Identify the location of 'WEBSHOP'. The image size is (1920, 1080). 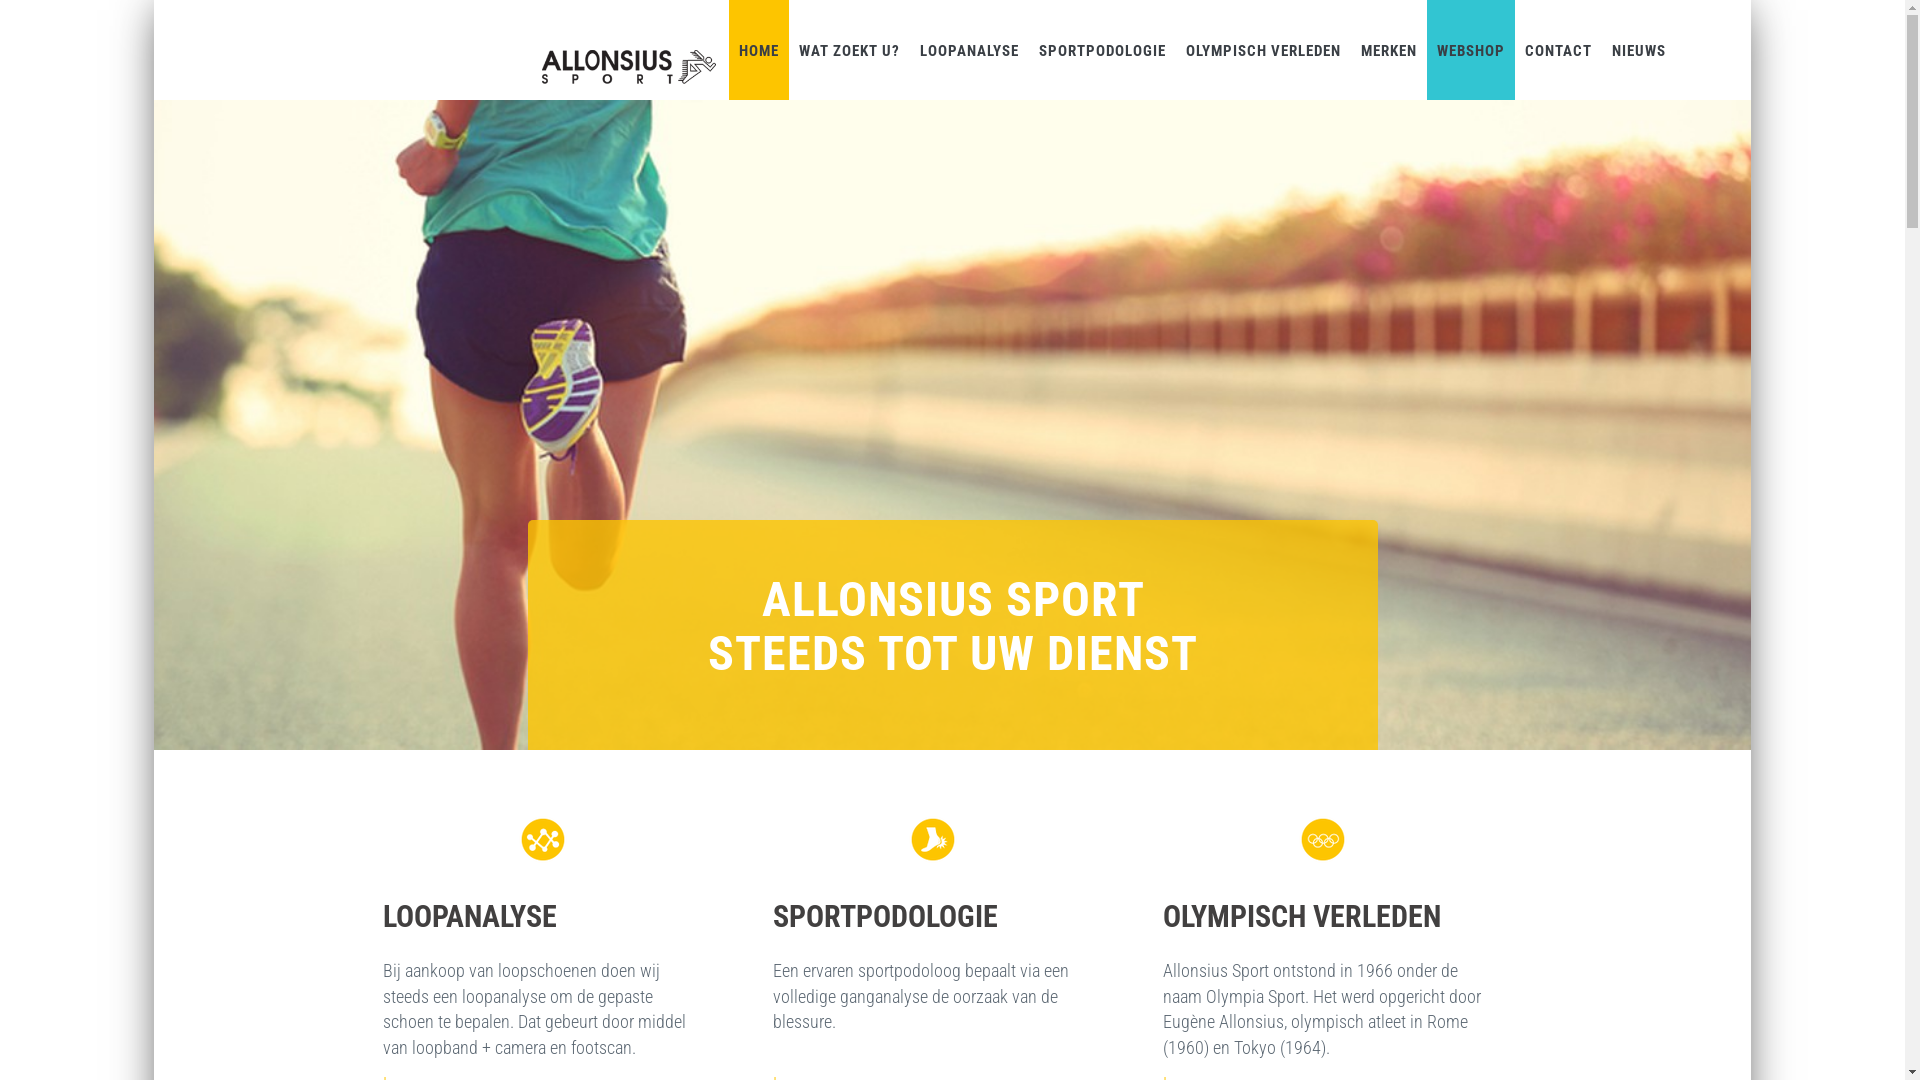
(1470, 49).